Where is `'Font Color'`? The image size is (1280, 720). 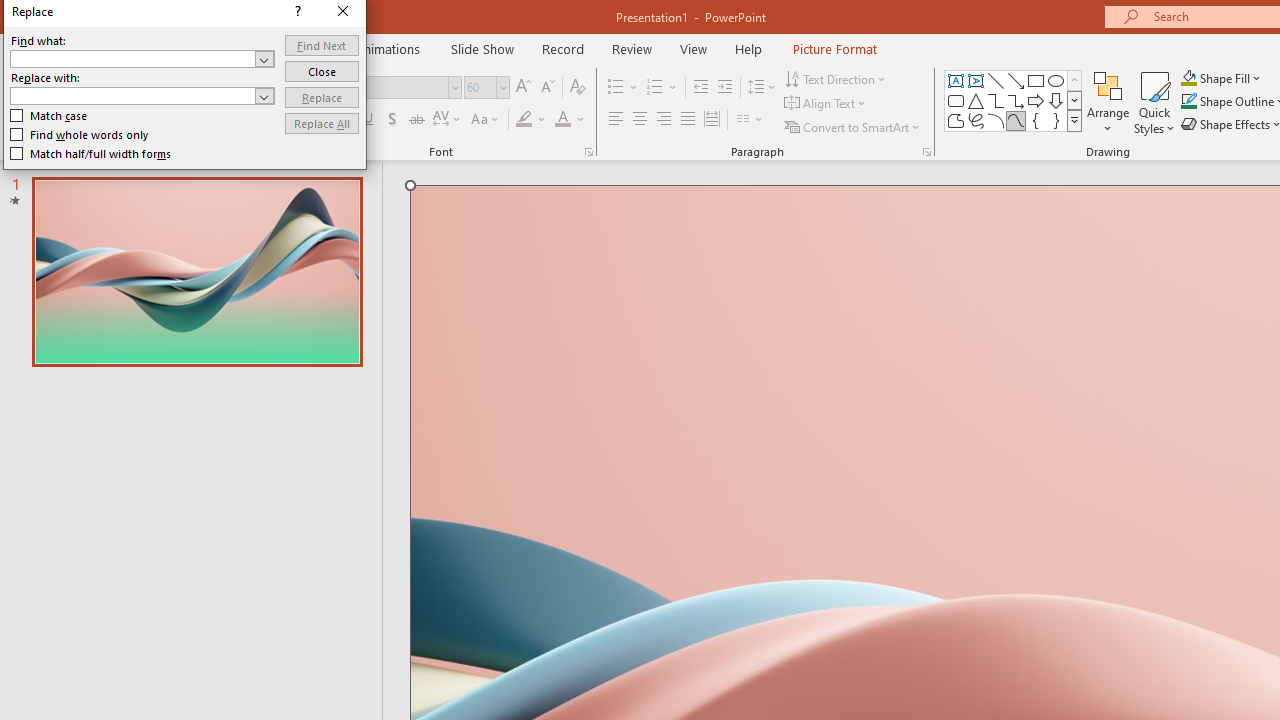 'Font Color' is located at coordinates (569, 119).